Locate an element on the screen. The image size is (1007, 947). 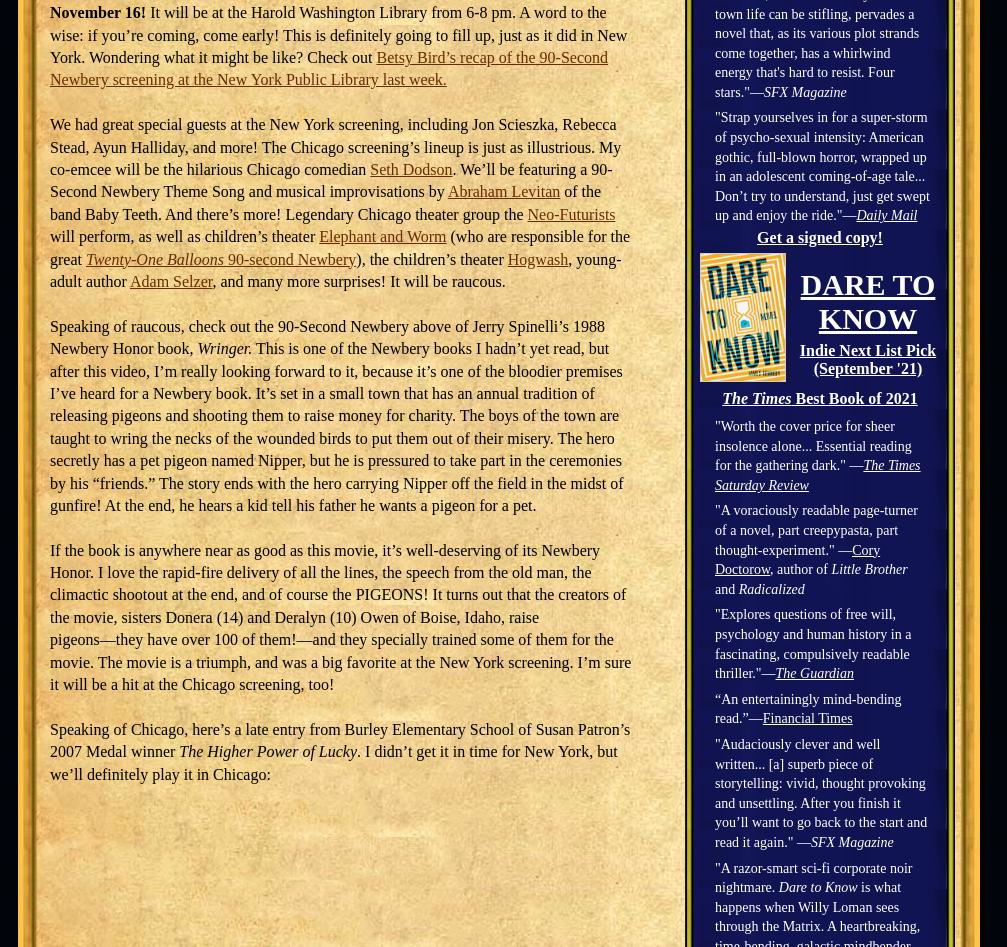
'It will be at the Harold Washington Library from 6-8 pm. A word to the wise: if you’re coming, come early! This is definitely going to fill up, just as it did in New York. Wondering what it might be like? Check out' is located at coordinates (50, 35).